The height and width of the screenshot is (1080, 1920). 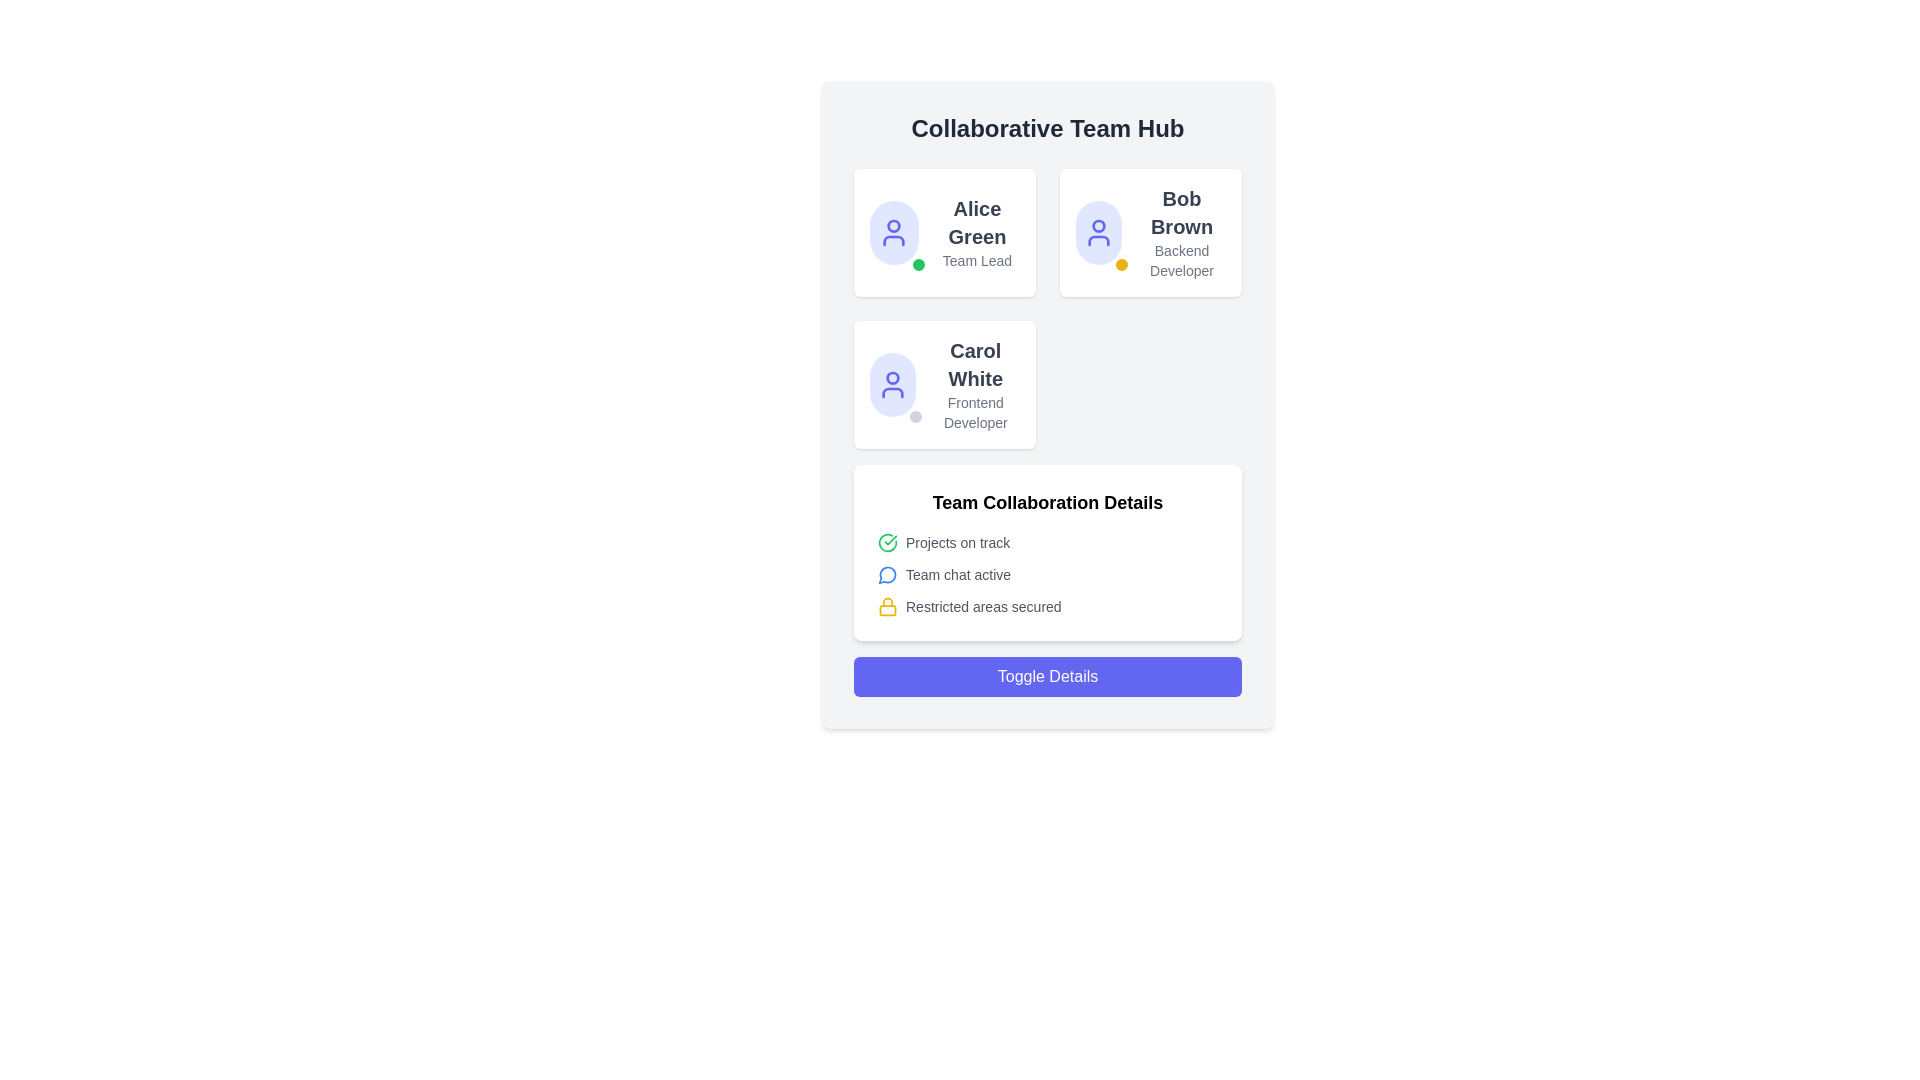 What do you see at coordinates (891, 385) in the screenshot?
I see `the user avatar icon with a light purple background and indigo user silhouette, located at the top-left corner of the card containing 'Carol White' and 'Frontend Developer'` at bounding box center [891, 385].